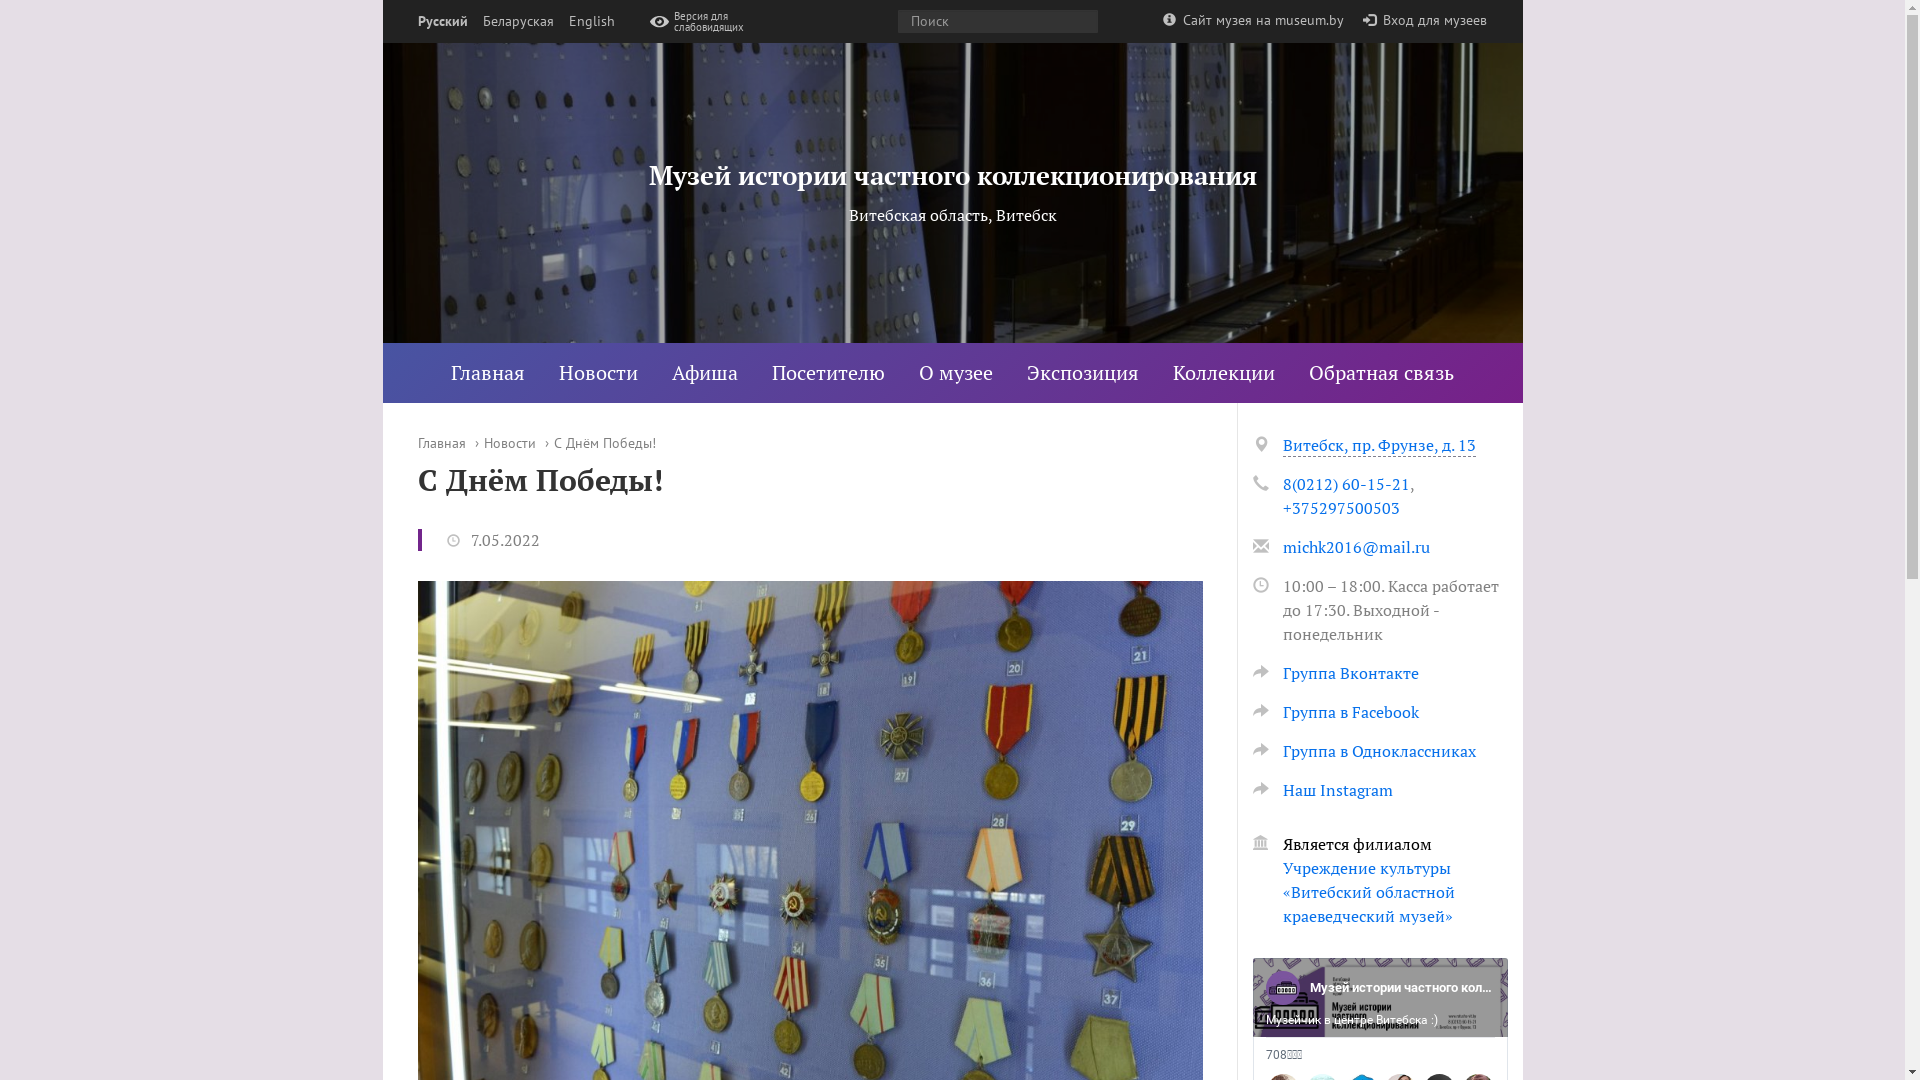 Image resolution: width=1920 pixels, height=1080 pixels. What do you see at coordinates (1355, 547) in the screenshot?
I see `'michk2016@mail.ru'` at bounding box center [1355, 547].